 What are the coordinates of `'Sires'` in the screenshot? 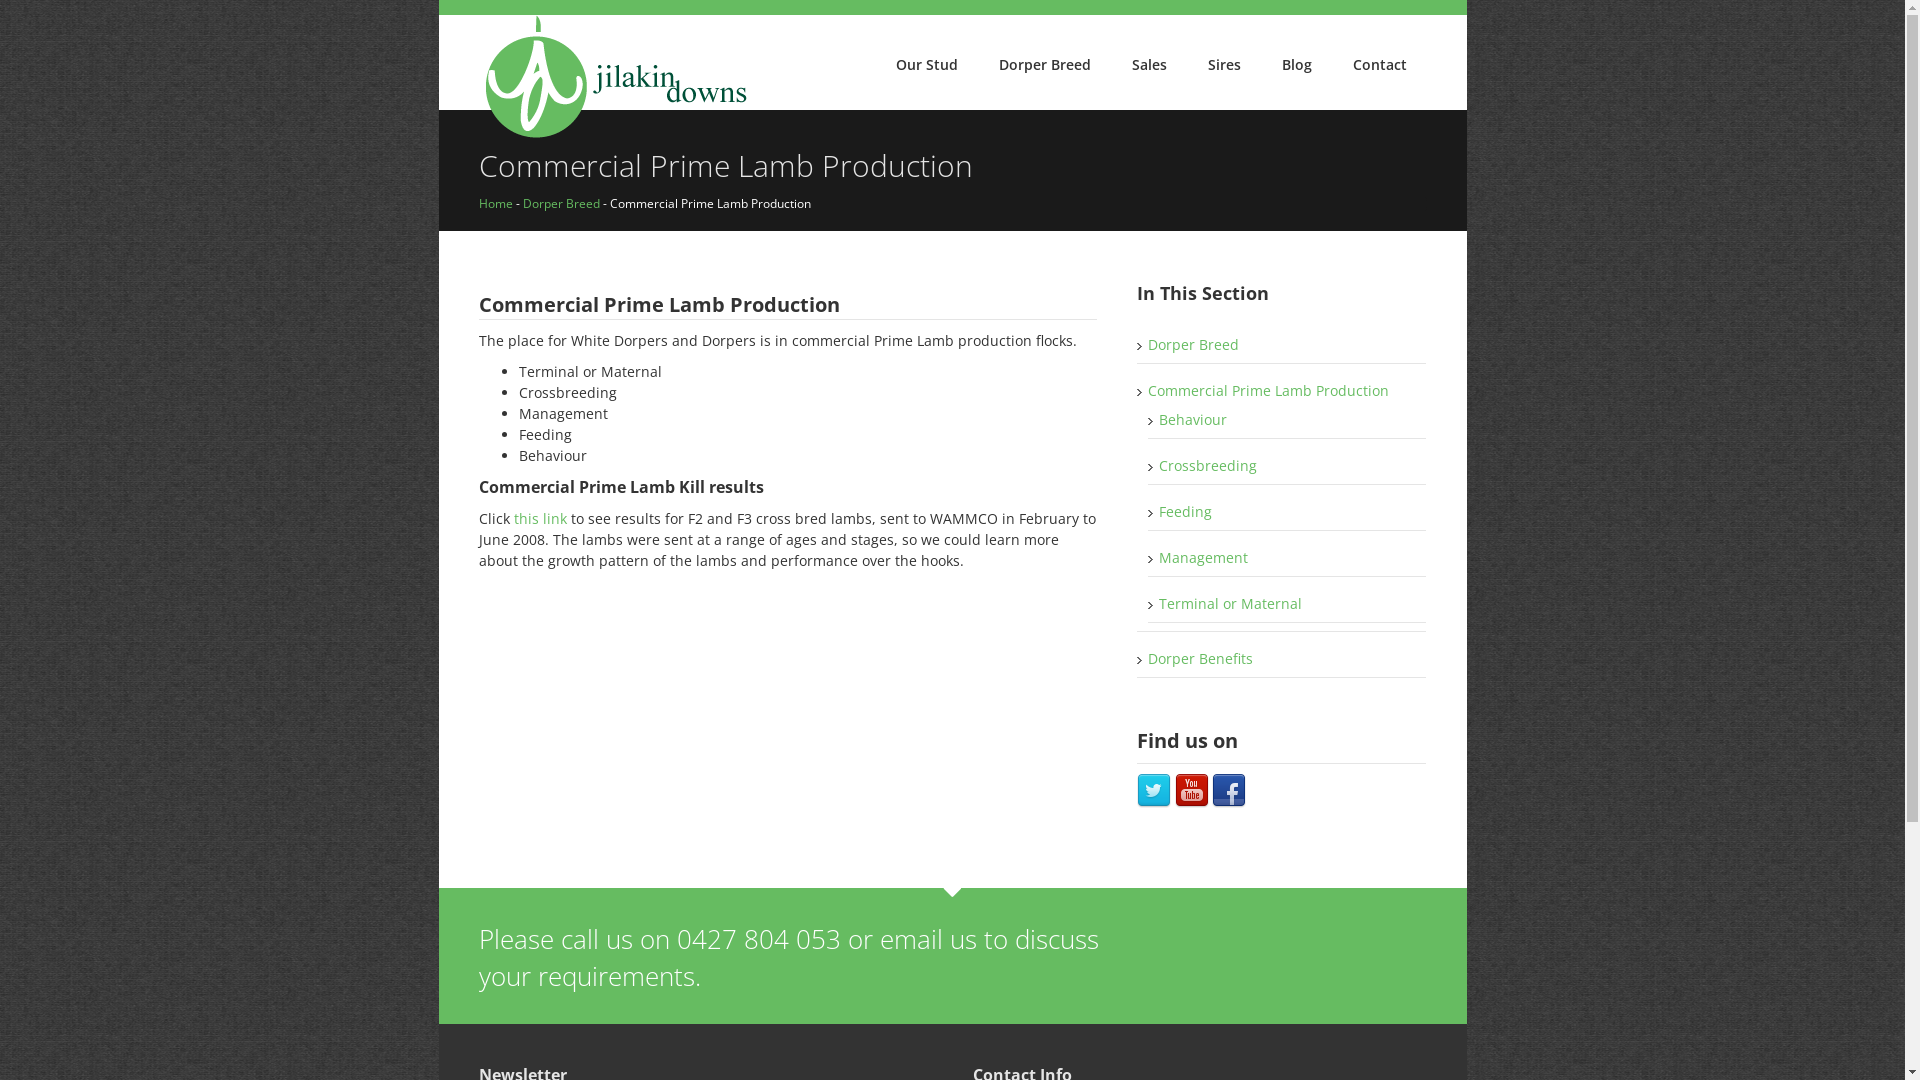 It's located at (1223, 64).